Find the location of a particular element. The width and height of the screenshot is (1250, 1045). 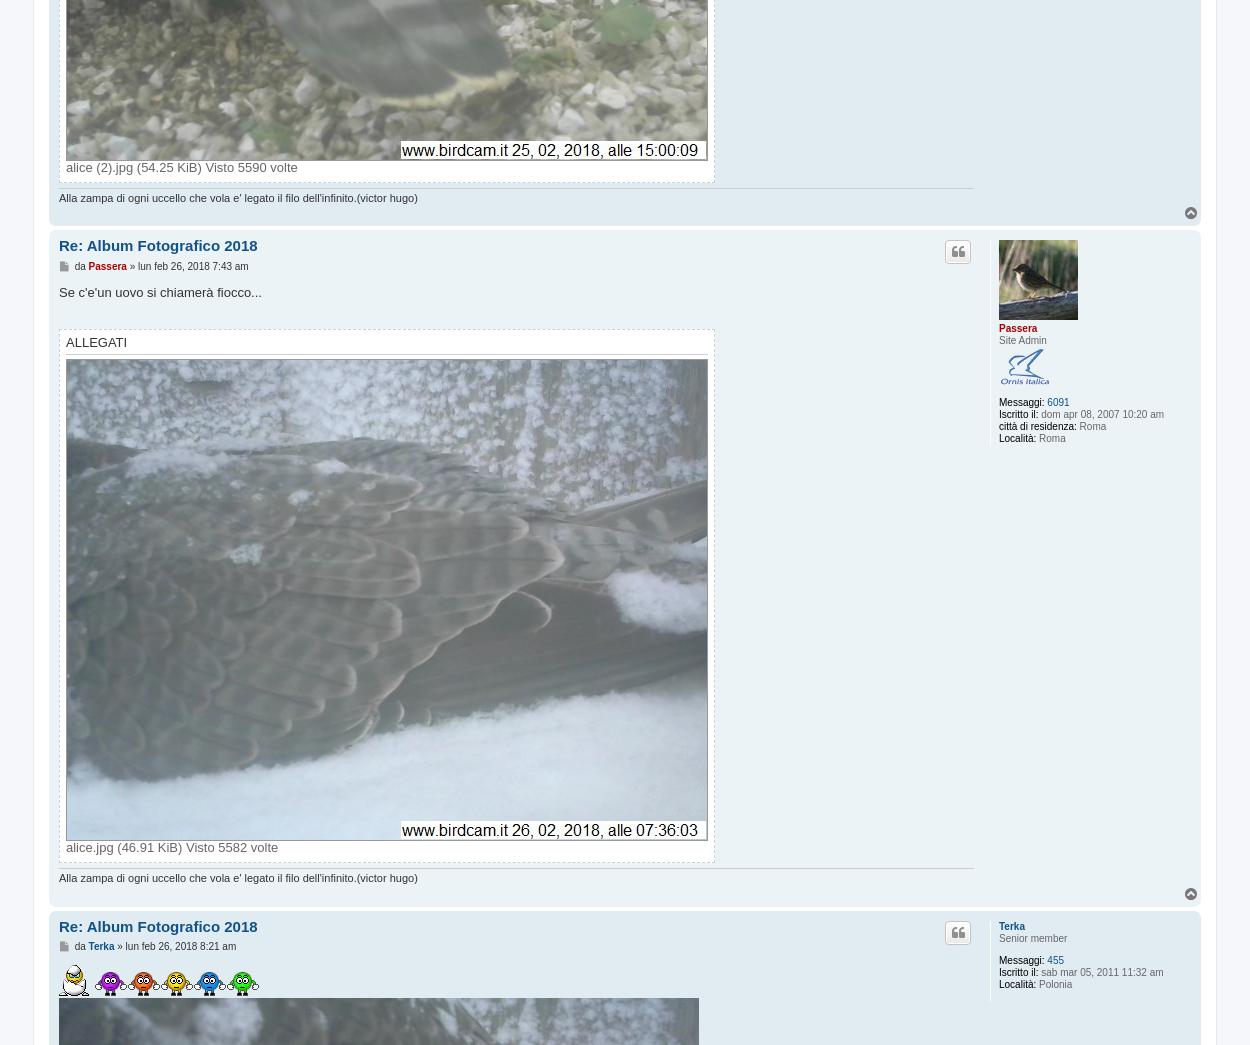

'dom apr 08, 2007 10:20 am' is located at coordinates (1100, 414).